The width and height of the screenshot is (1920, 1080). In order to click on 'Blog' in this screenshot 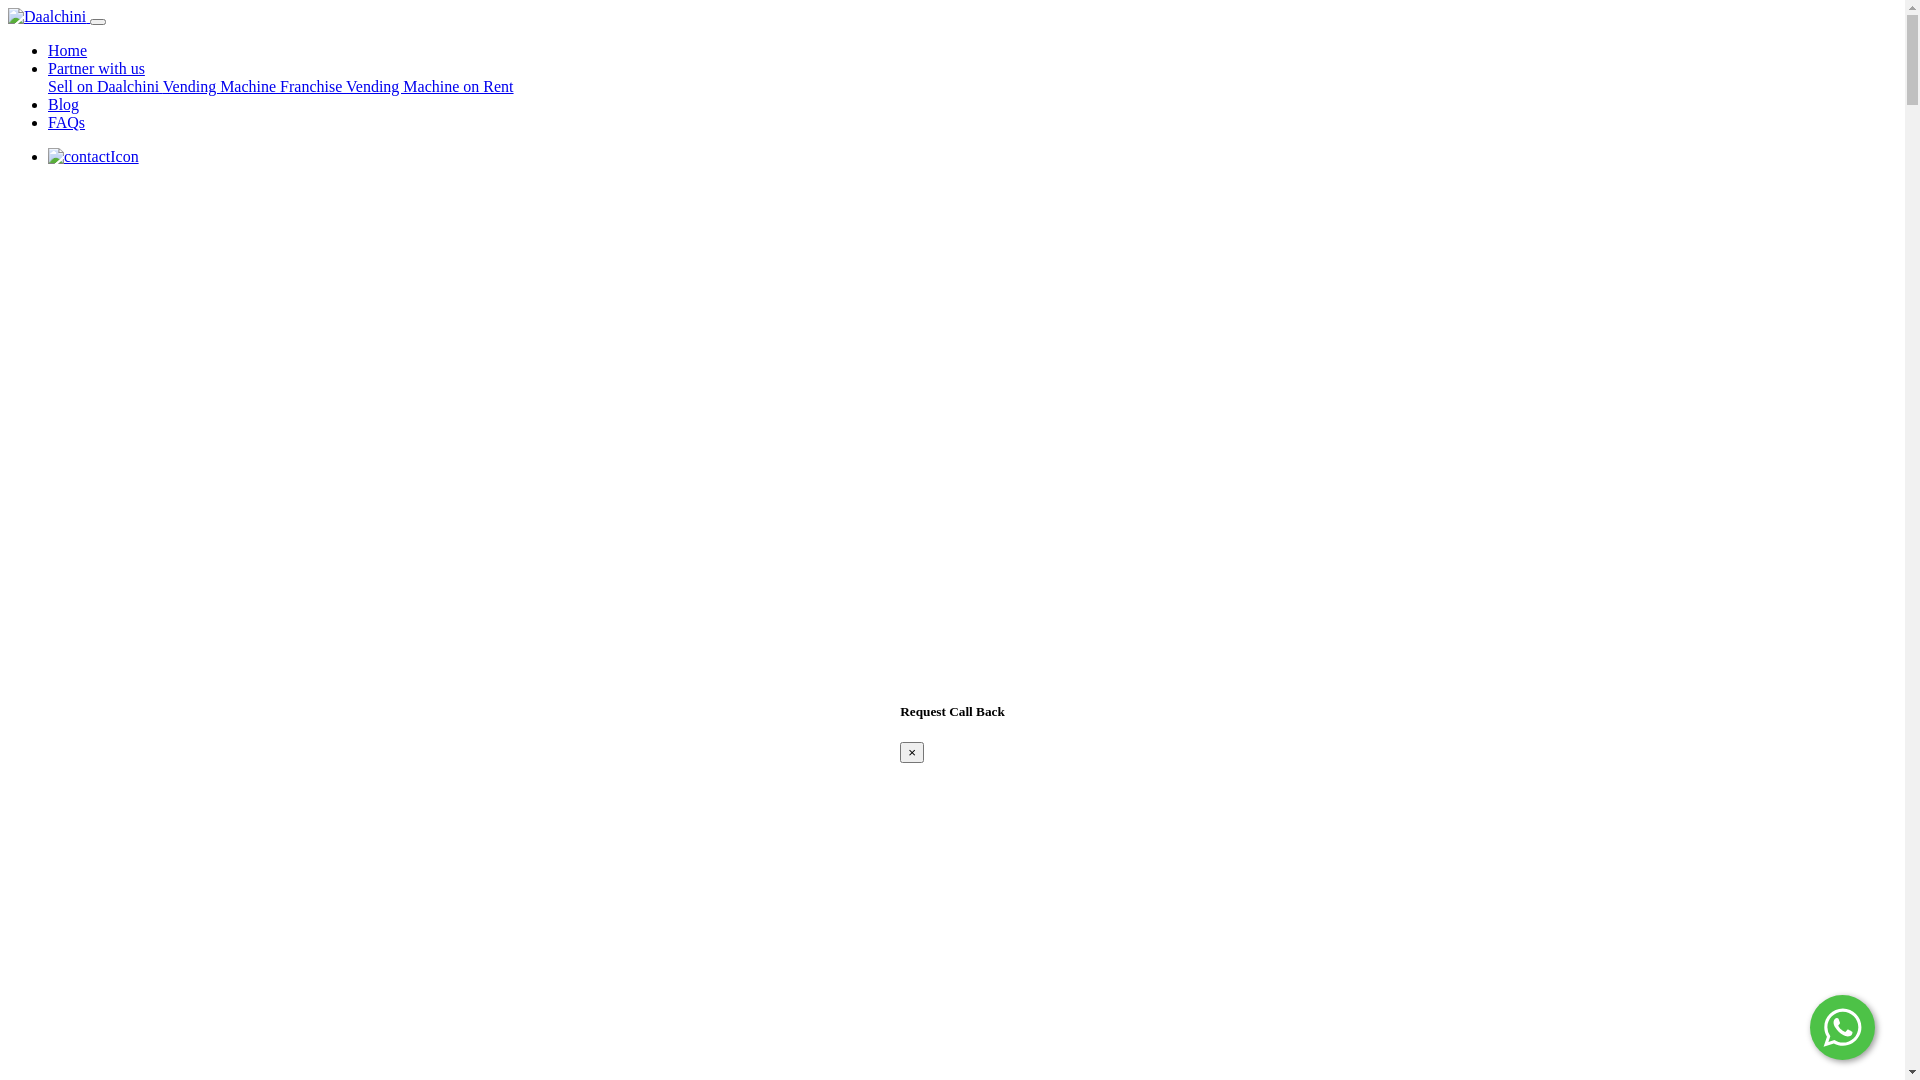, I will do `click(48, 104)`.